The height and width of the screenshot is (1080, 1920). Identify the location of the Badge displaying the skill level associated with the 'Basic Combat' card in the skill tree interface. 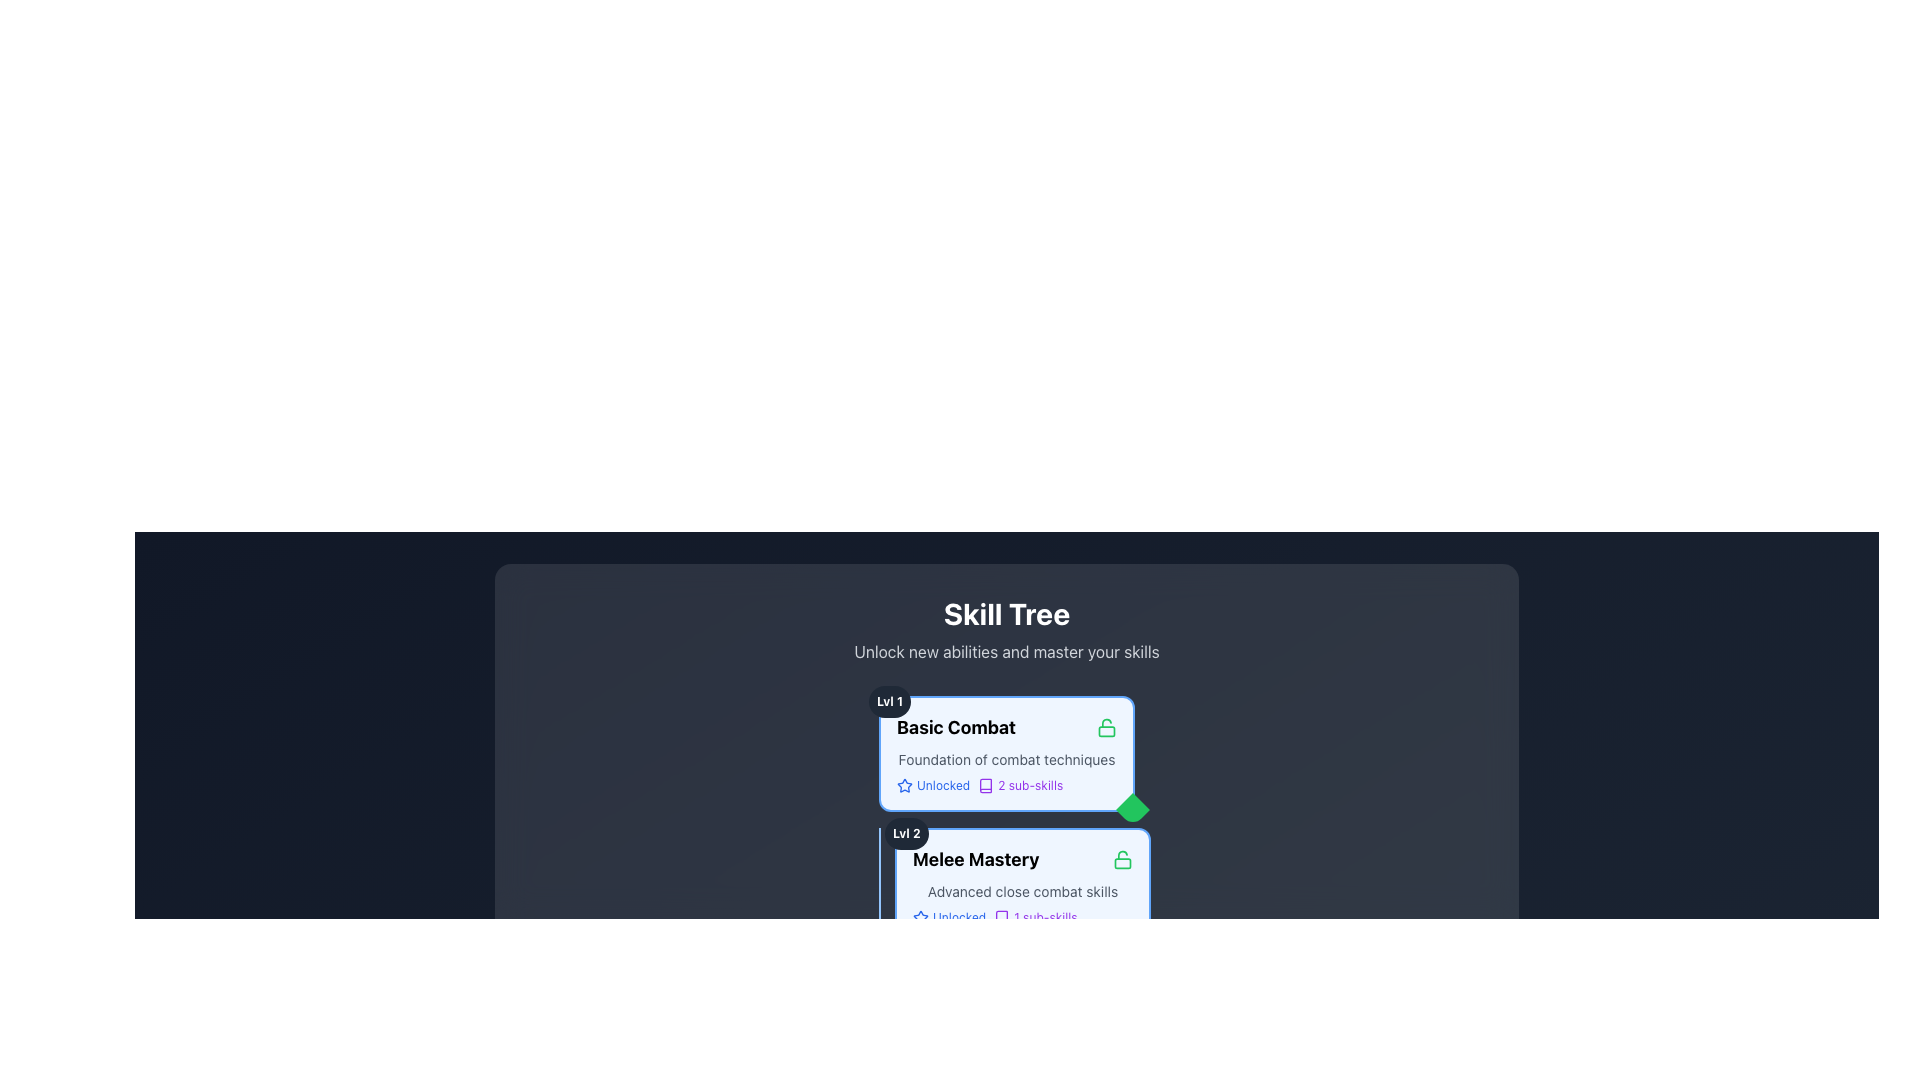
(889, 701).